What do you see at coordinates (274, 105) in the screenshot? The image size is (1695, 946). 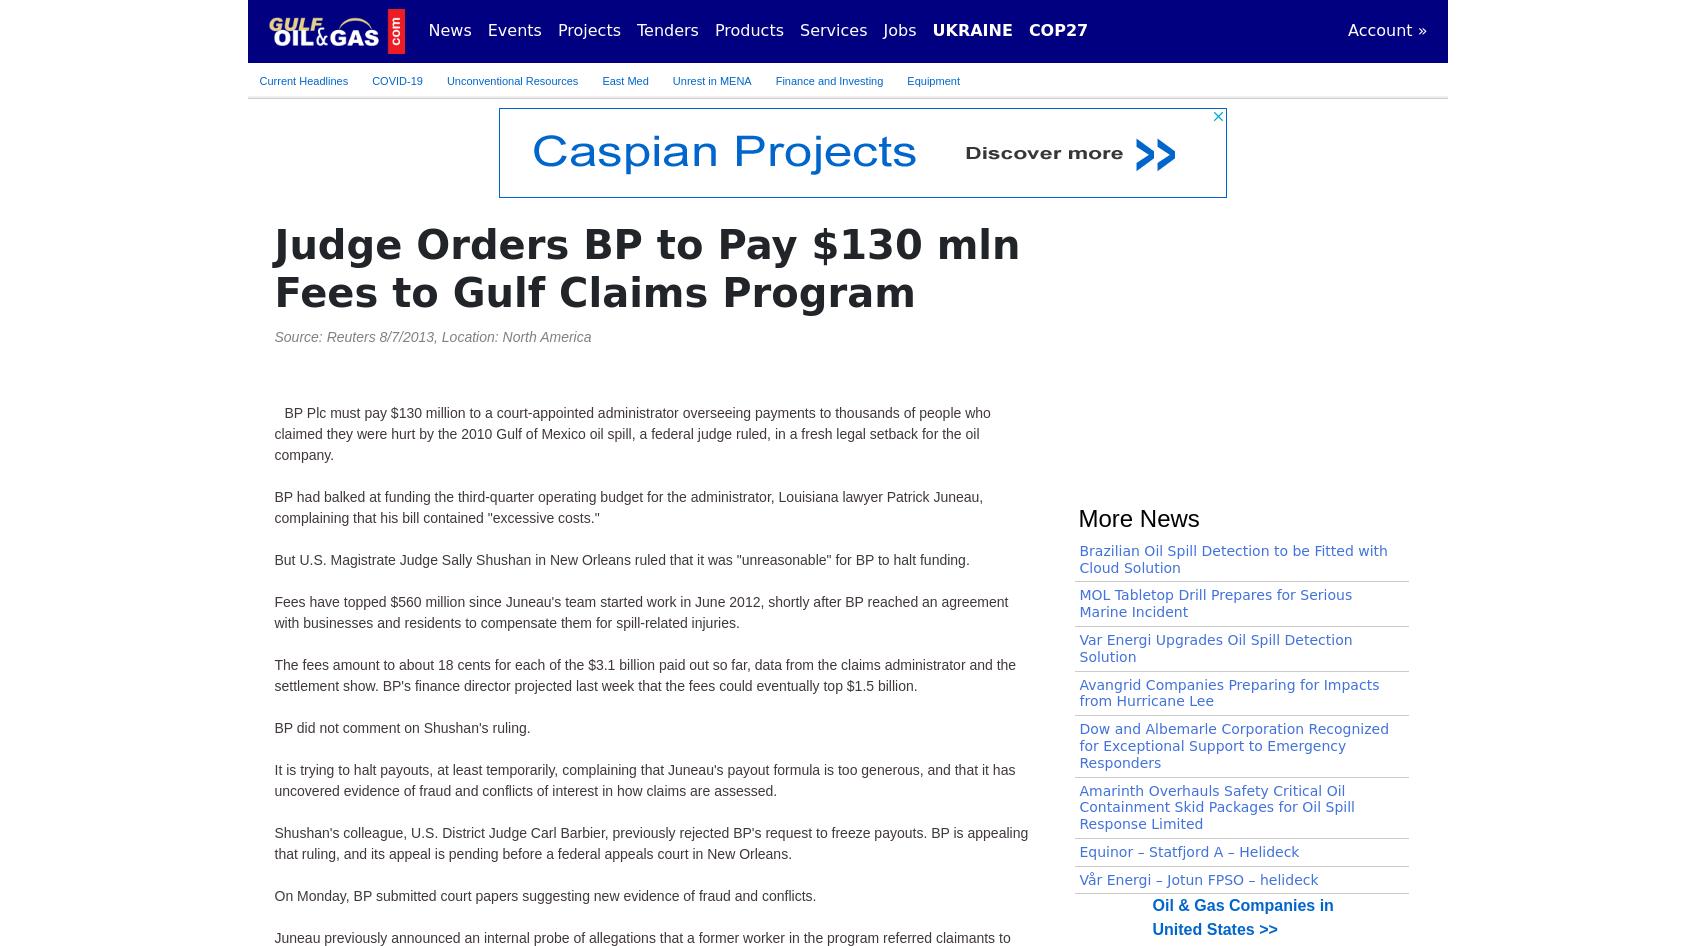 I see `'On Monday, BP submitted court papers suggesting new evidence of fraud and conflicts.'` at bounding box center [274, 105].